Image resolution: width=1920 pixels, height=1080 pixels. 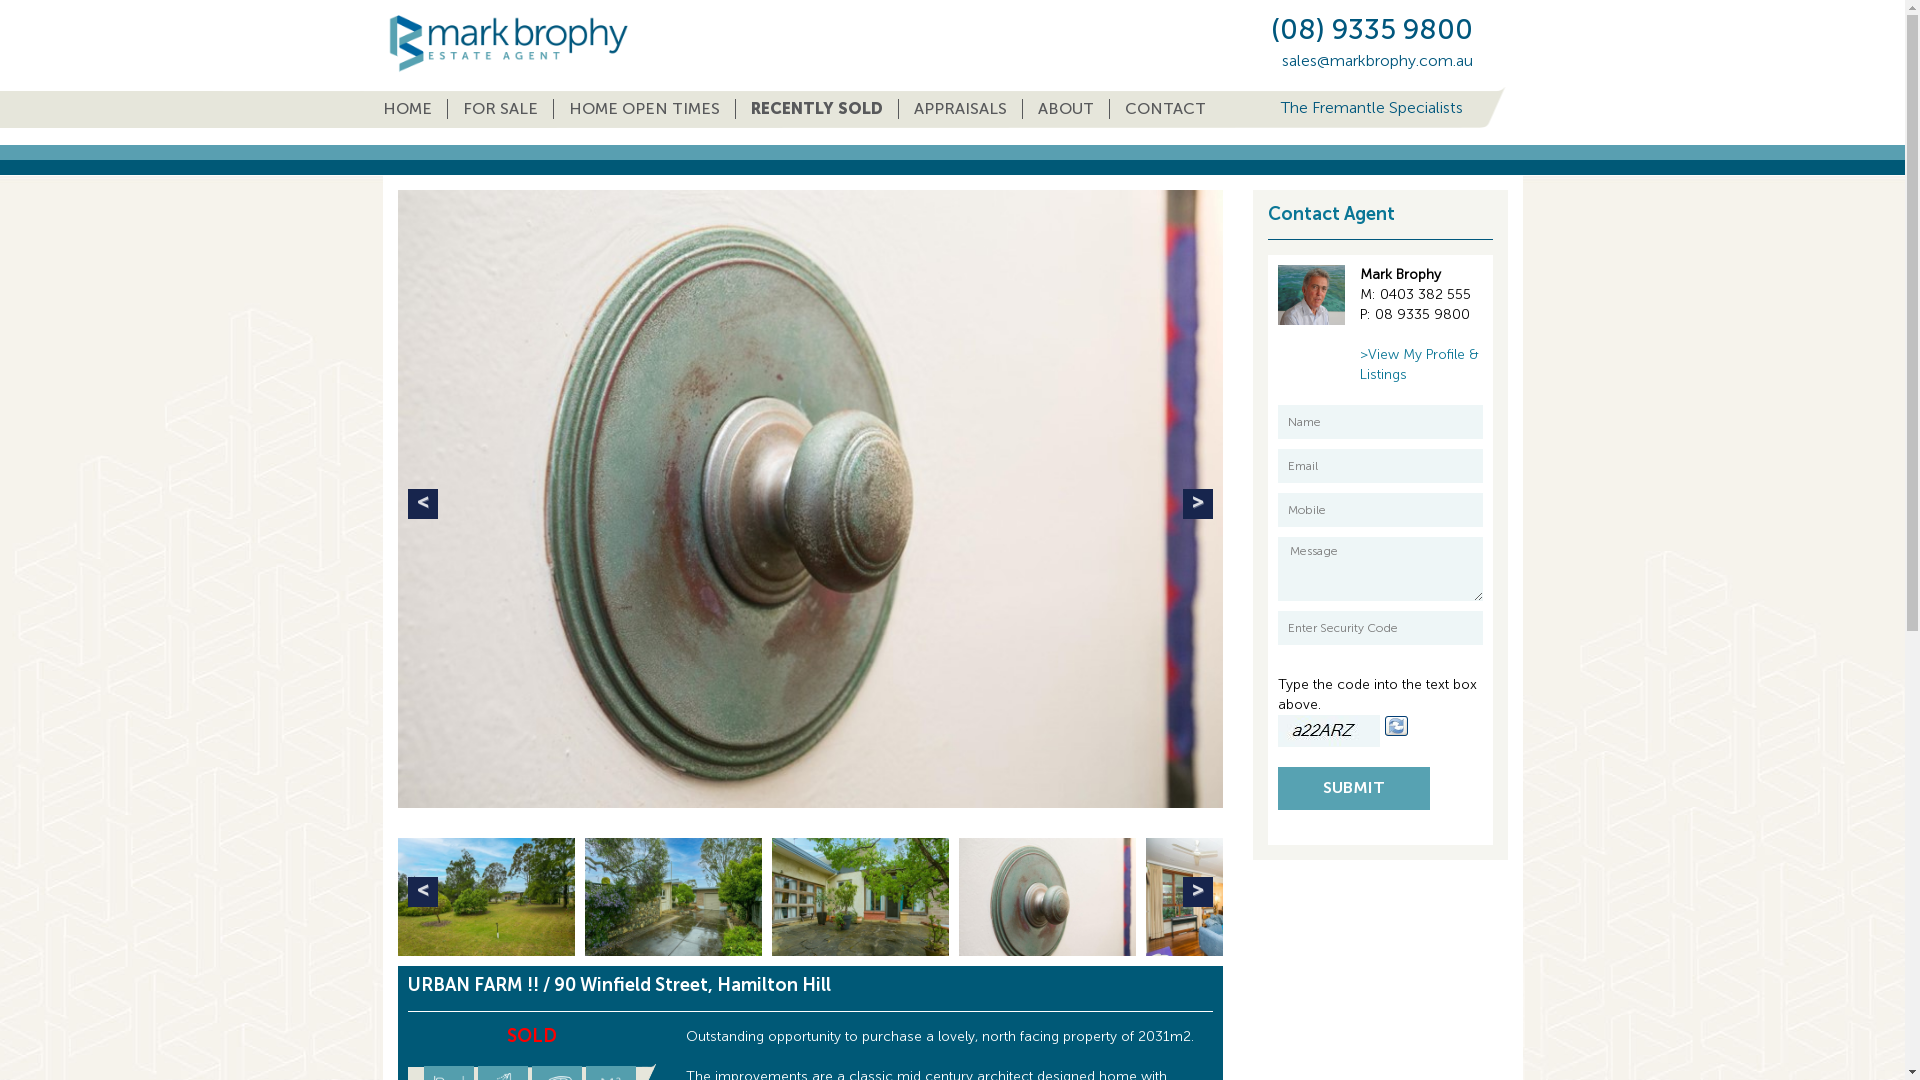 I want to click on 'RECENTLY SOLD', so click(x=817, y=108).